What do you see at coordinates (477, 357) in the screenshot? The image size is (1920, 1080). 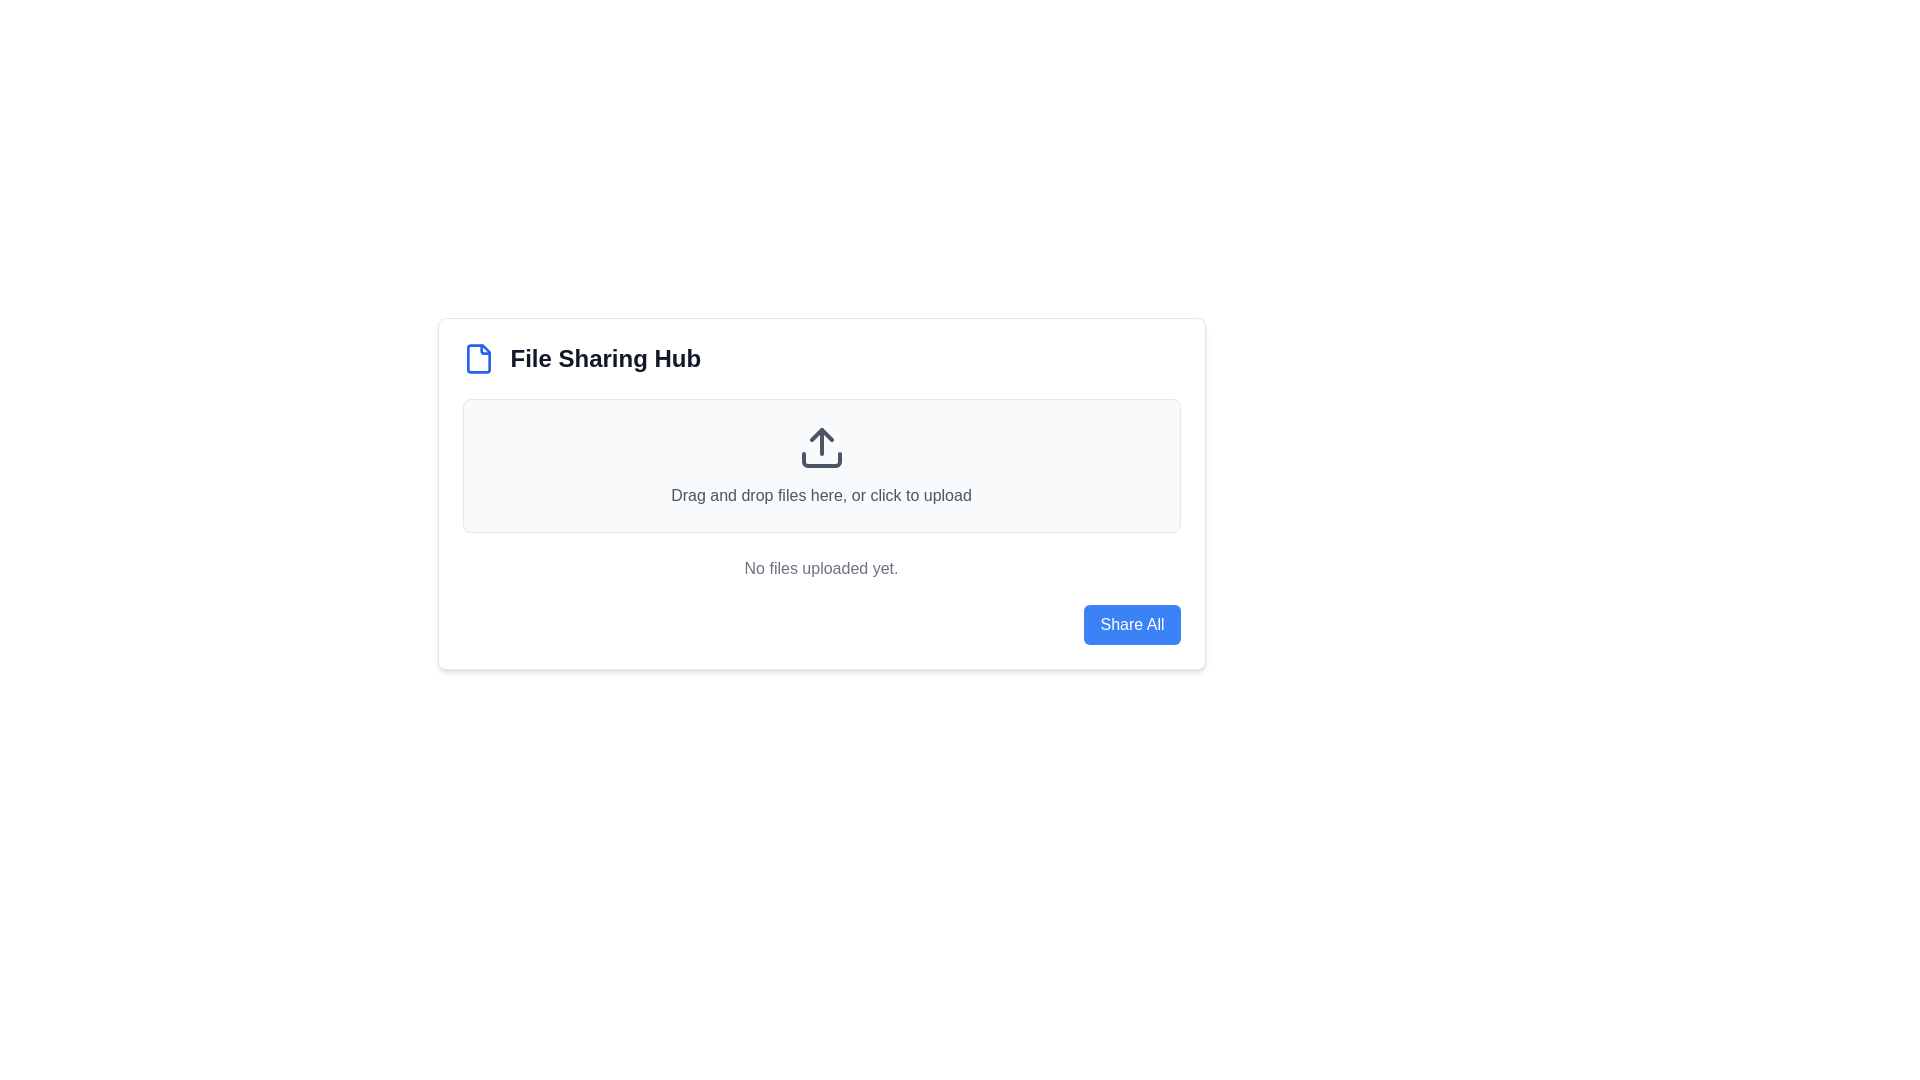 I see `the blue document icon located immediately to the left of the text 'File Sharing Hub' in the top section of the card layout if it is interactive` at bounding box center [477, 357].